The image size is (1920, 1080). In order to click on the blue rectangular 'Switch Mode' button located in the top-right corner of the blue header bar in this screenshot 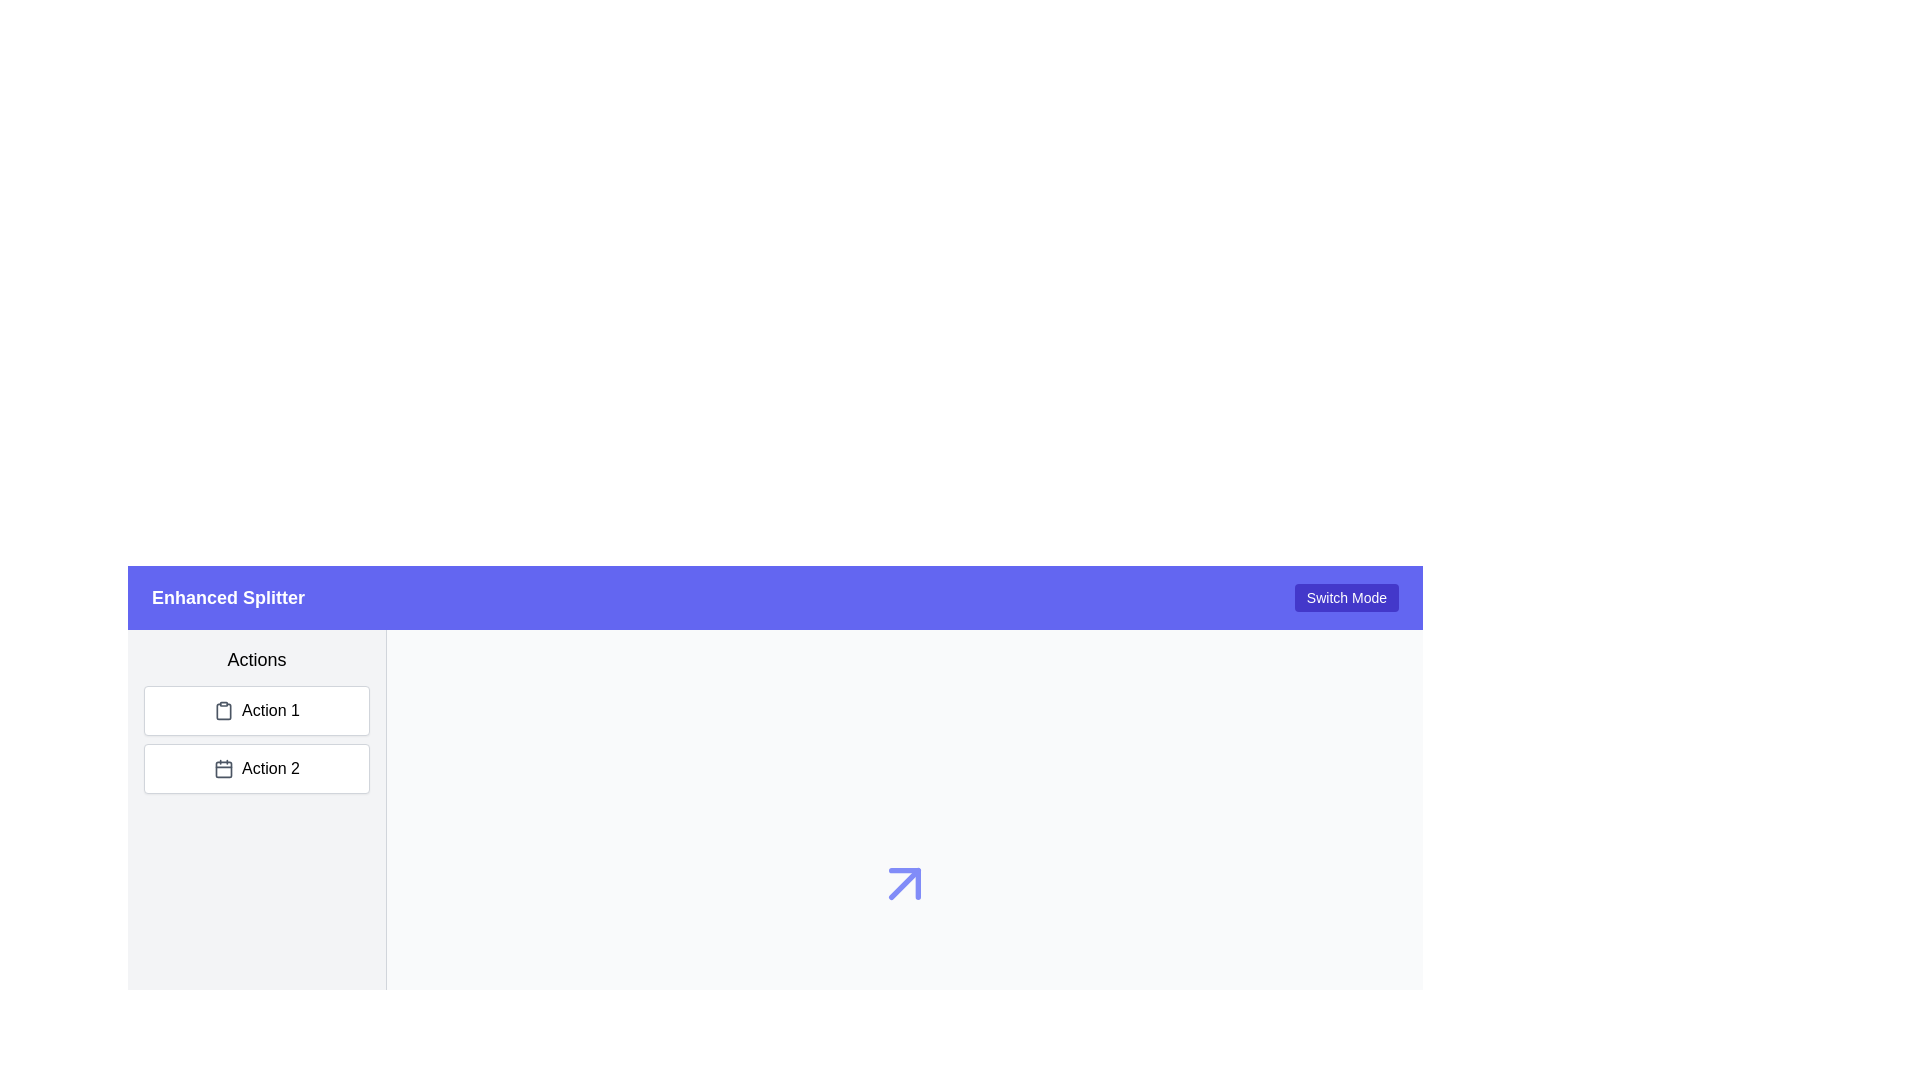, I will do `click(1346, 596)`.